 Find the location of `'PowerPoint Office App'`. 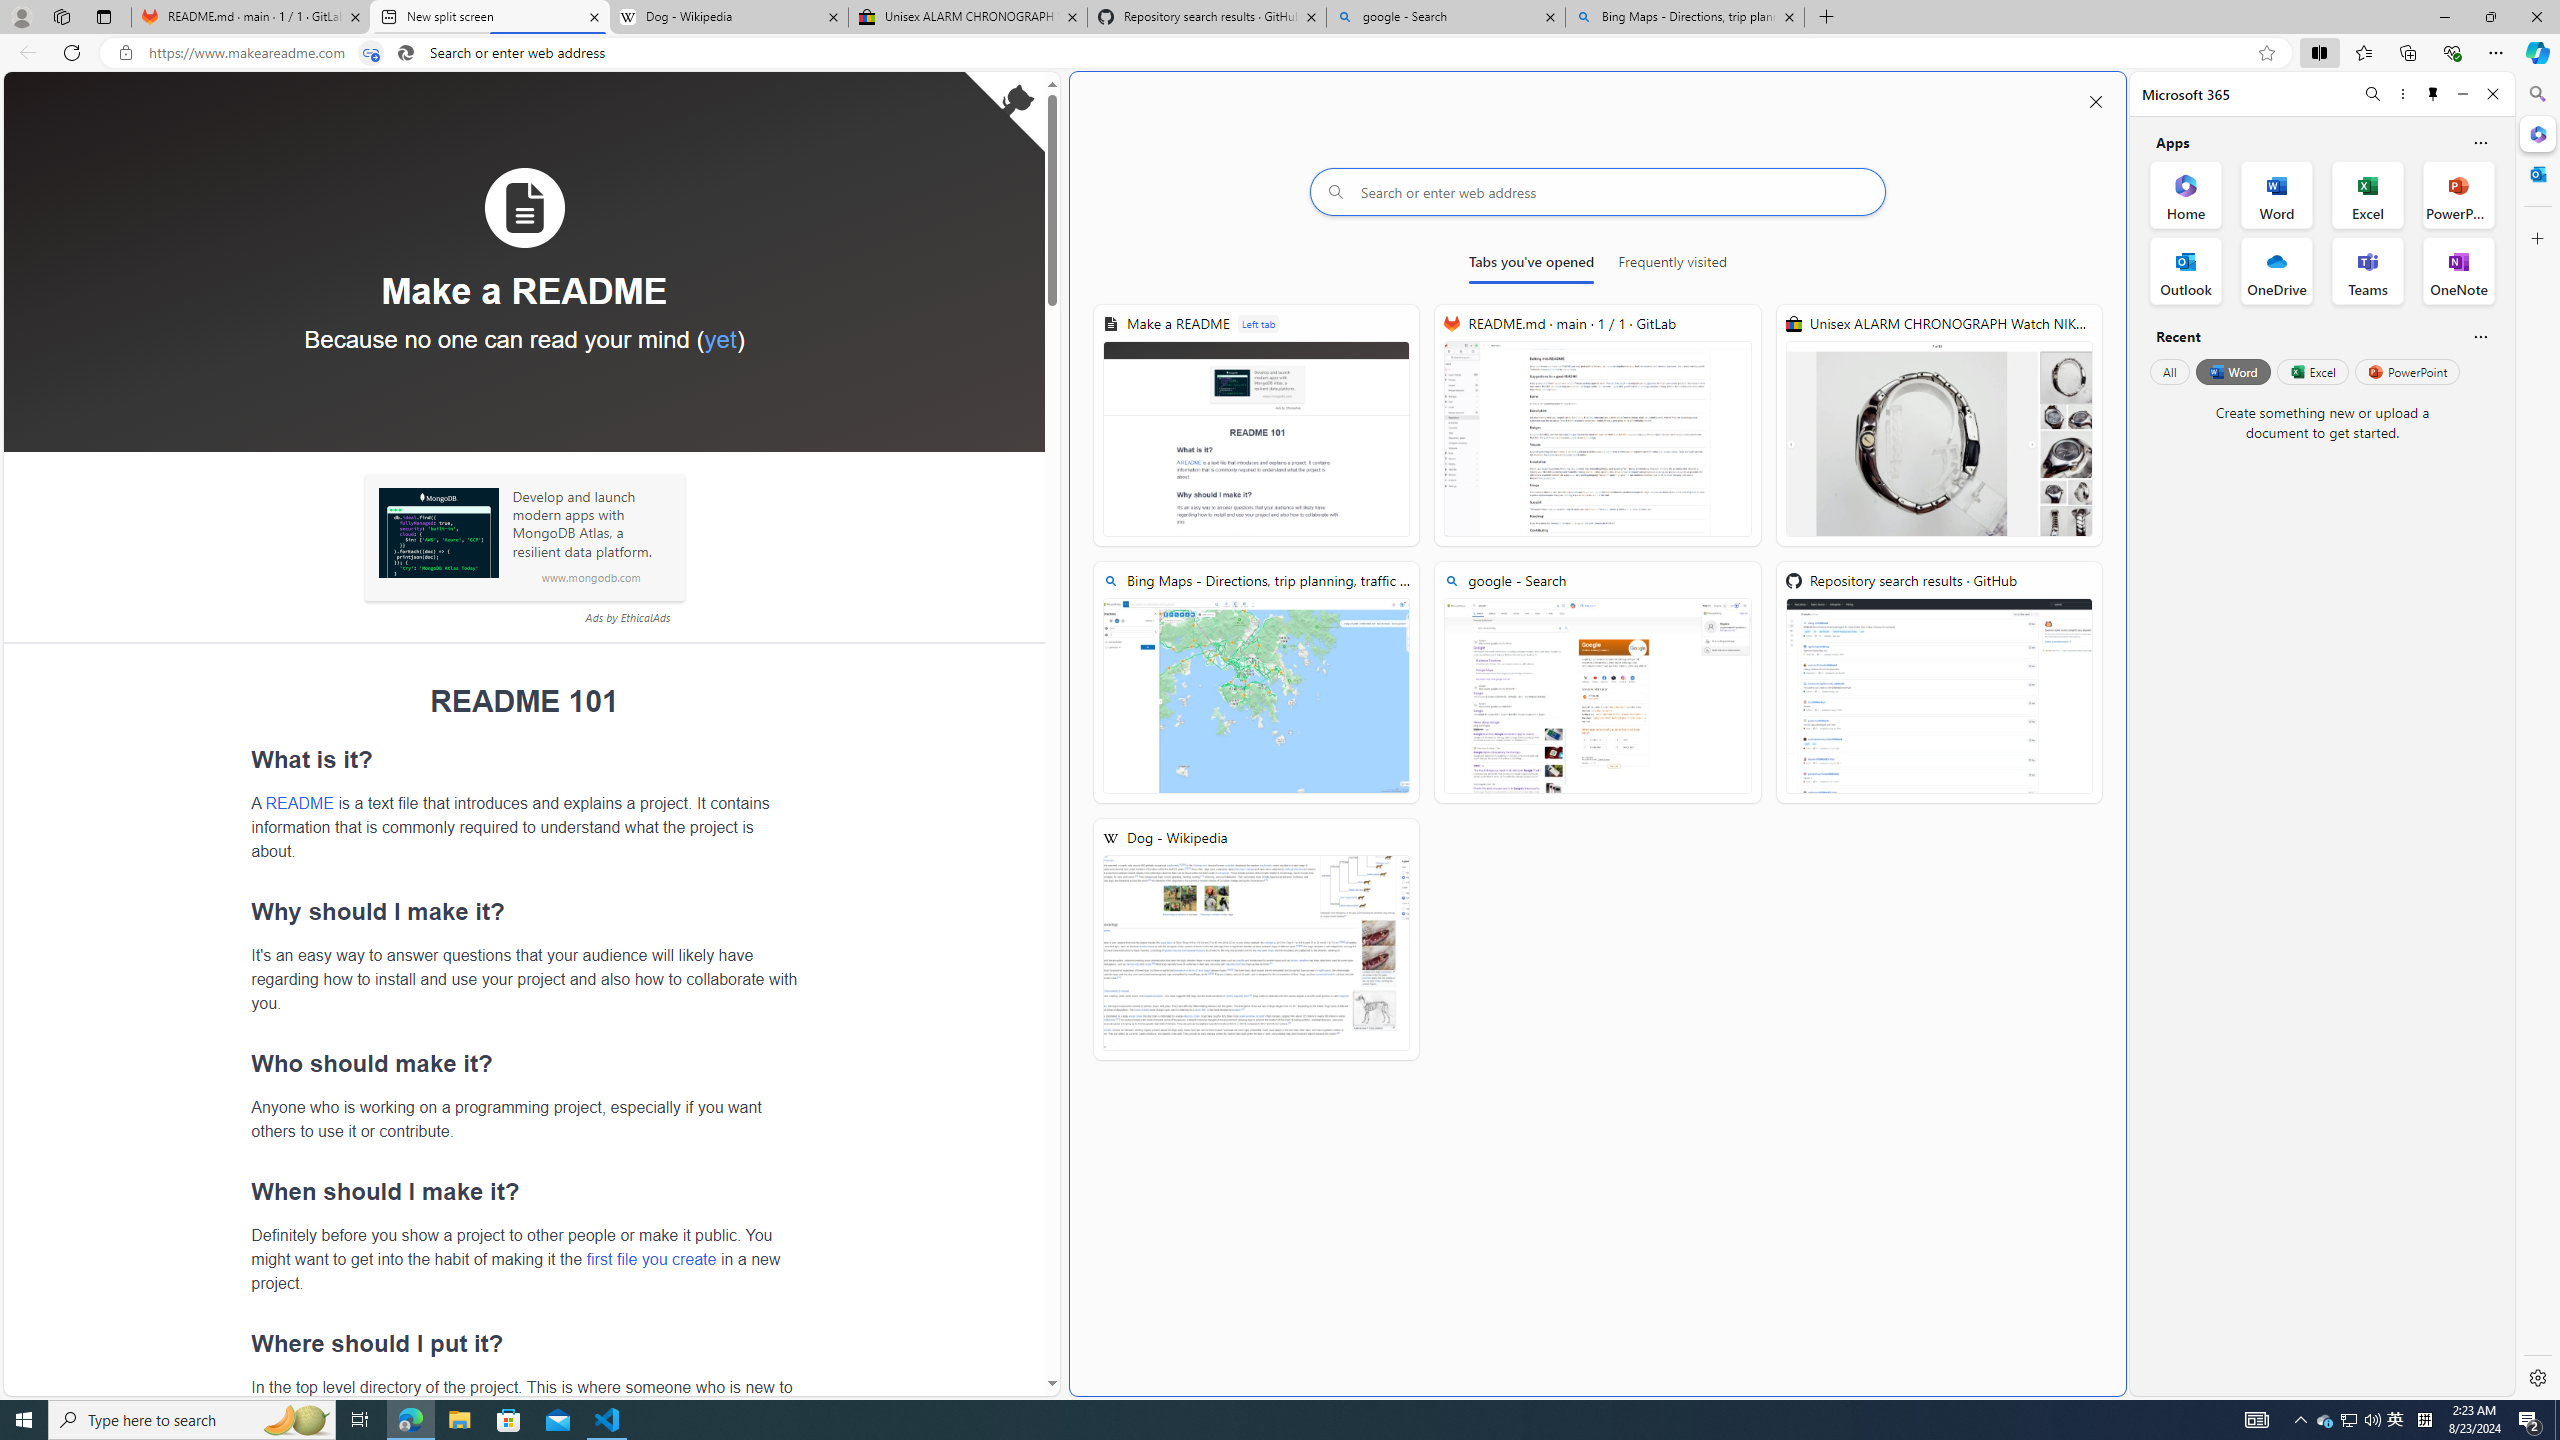

'PowerPoint Office App' is located at coordinates (2458, 195).